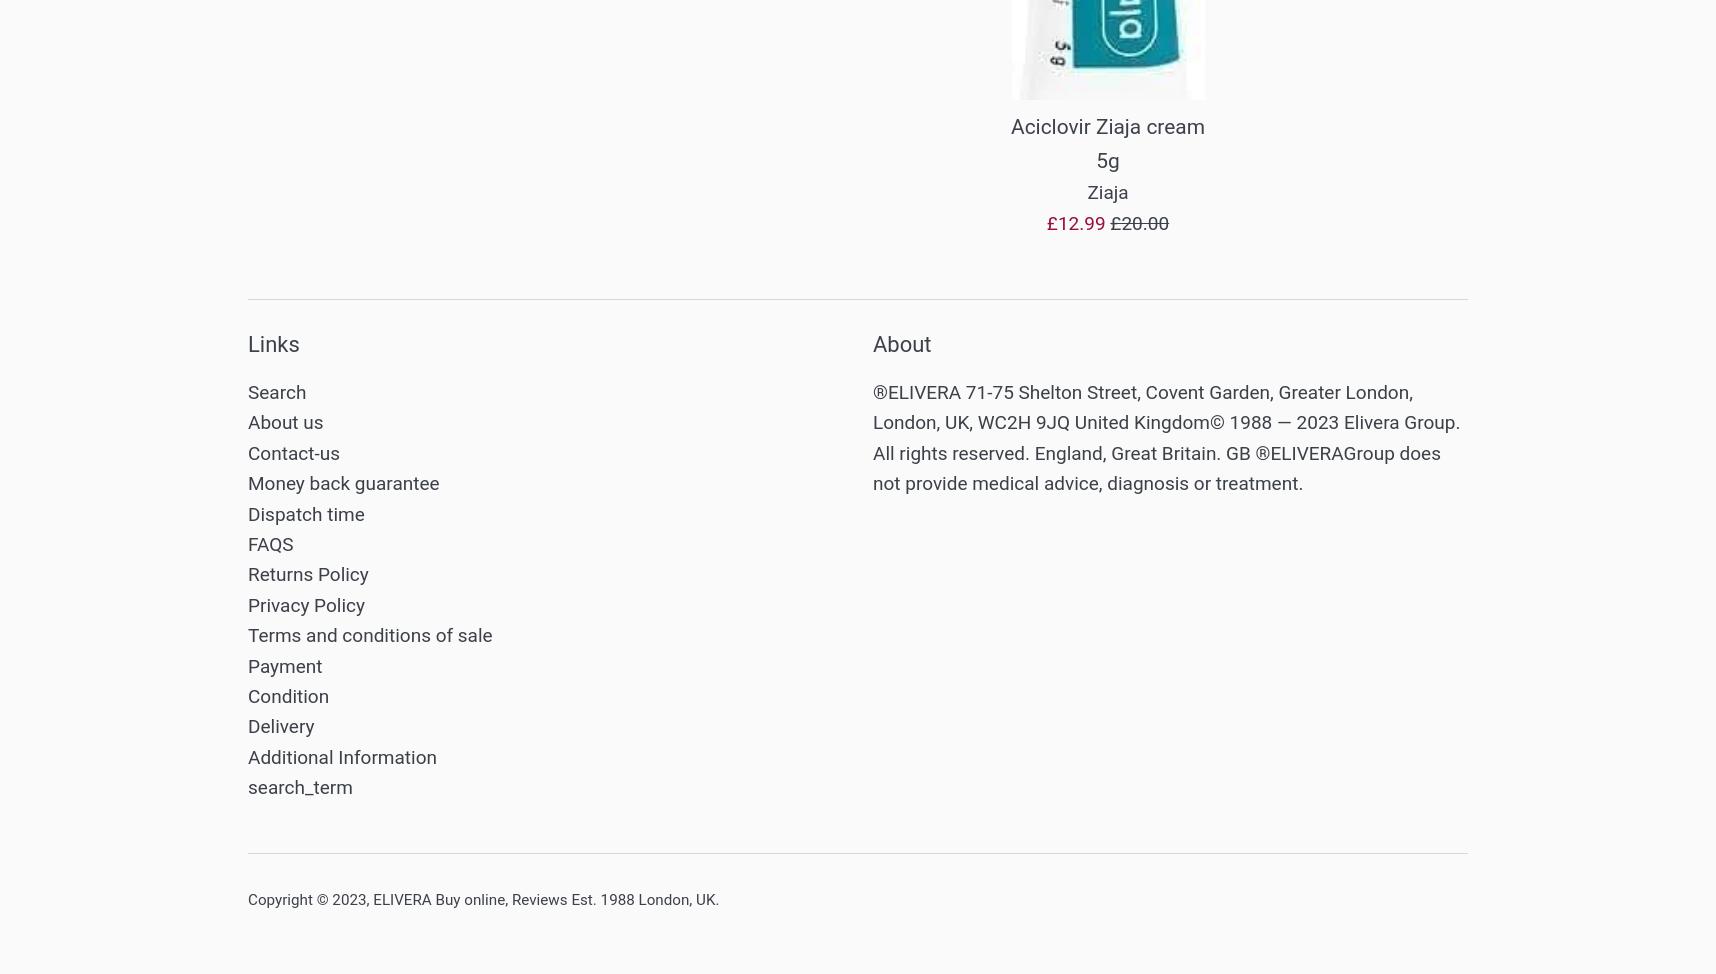  Describe the element at coordinates (369, 634) in the screenshot. I see `'Terms and conditions of sale'` at that location.